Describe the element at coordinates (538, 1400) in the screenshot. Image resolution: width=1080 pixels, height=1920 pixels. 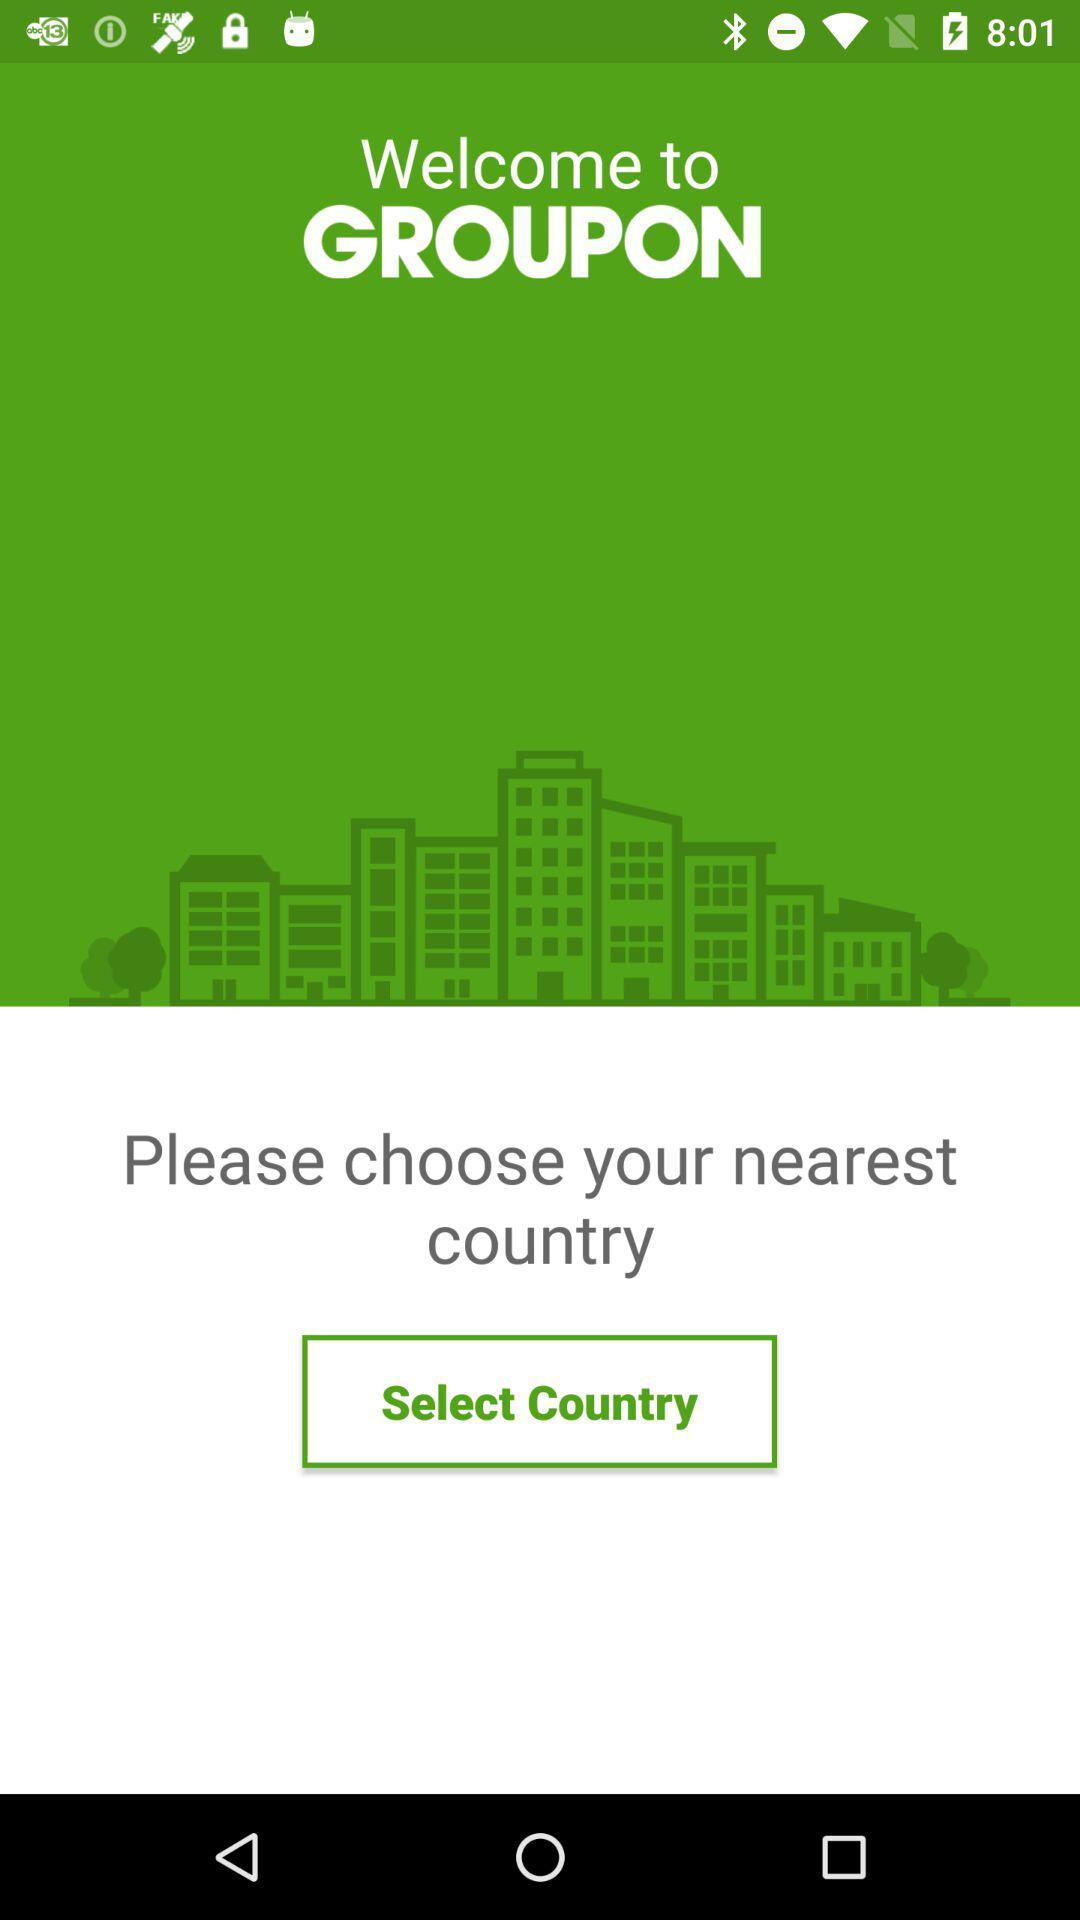
I see `the select country` at that location.